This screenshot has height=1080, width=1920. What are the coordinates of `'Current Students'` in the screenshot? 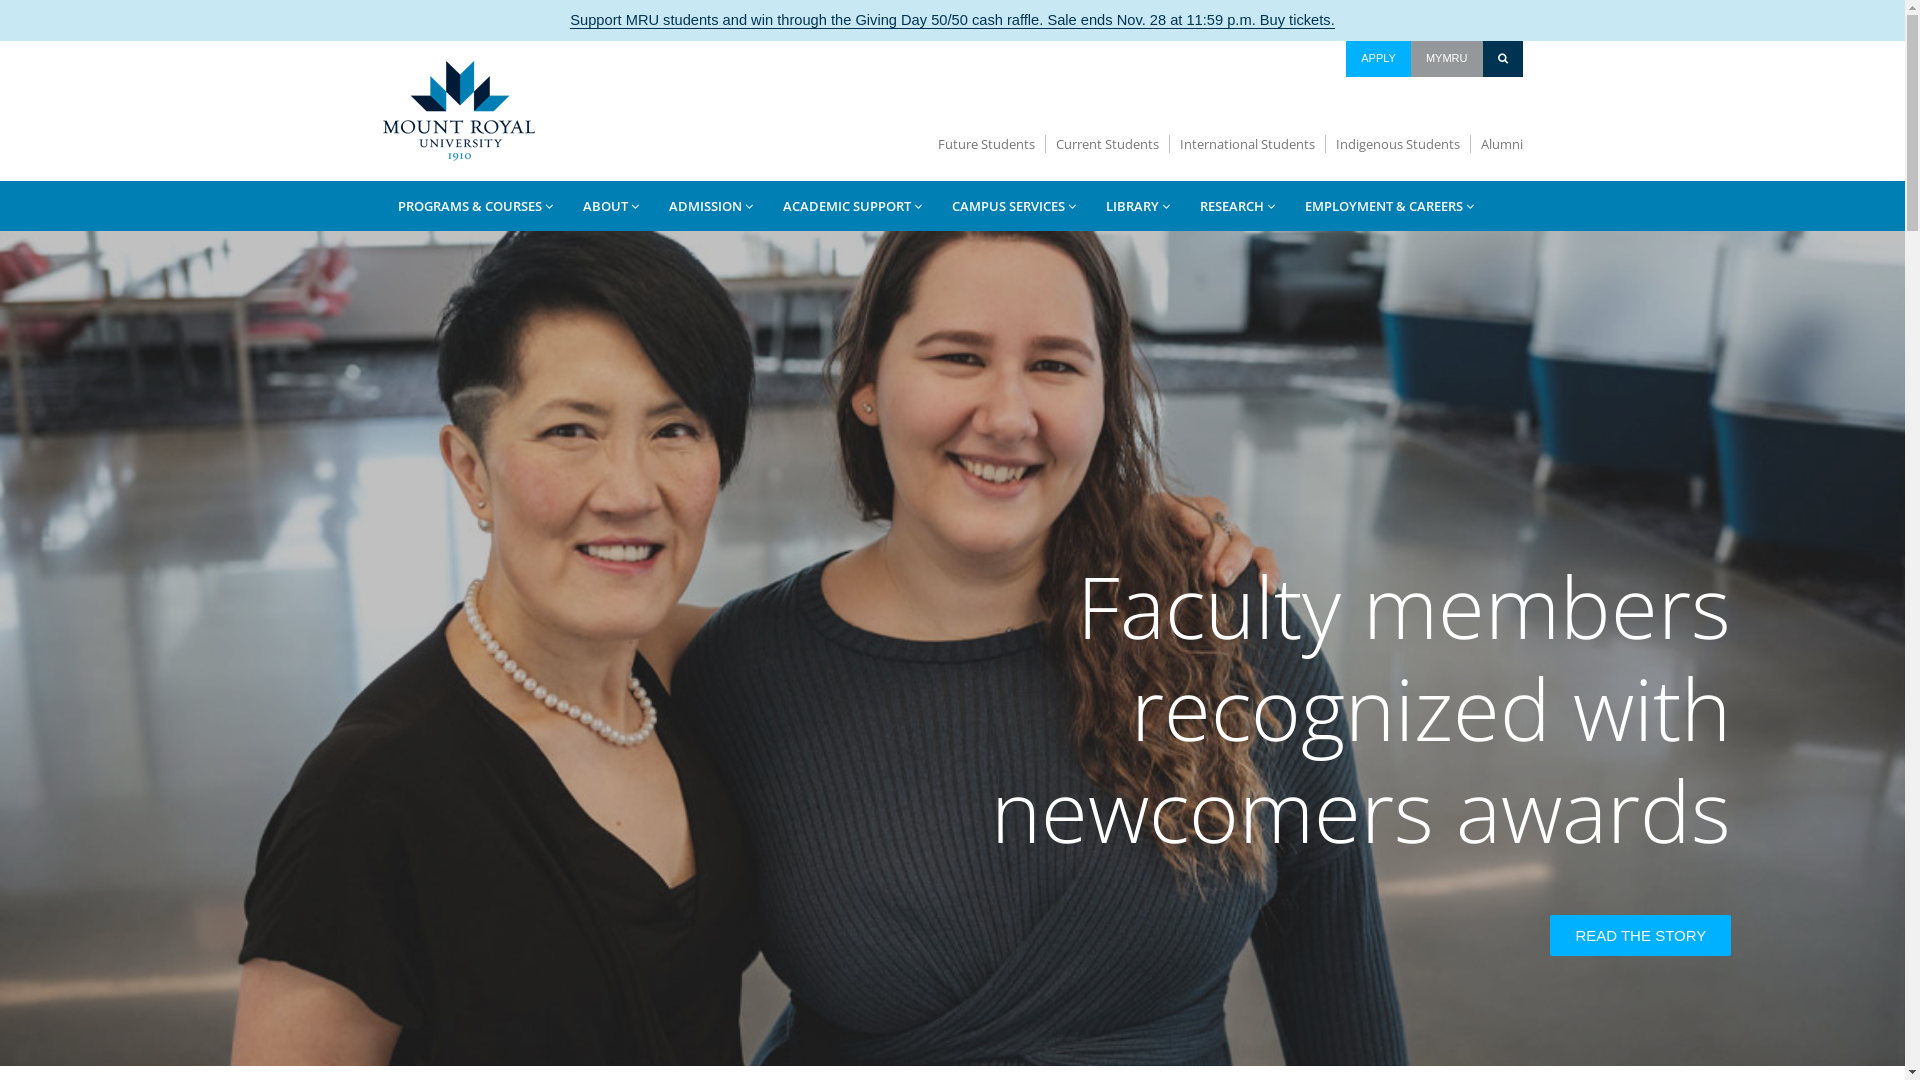 It's located at (1107, 143).